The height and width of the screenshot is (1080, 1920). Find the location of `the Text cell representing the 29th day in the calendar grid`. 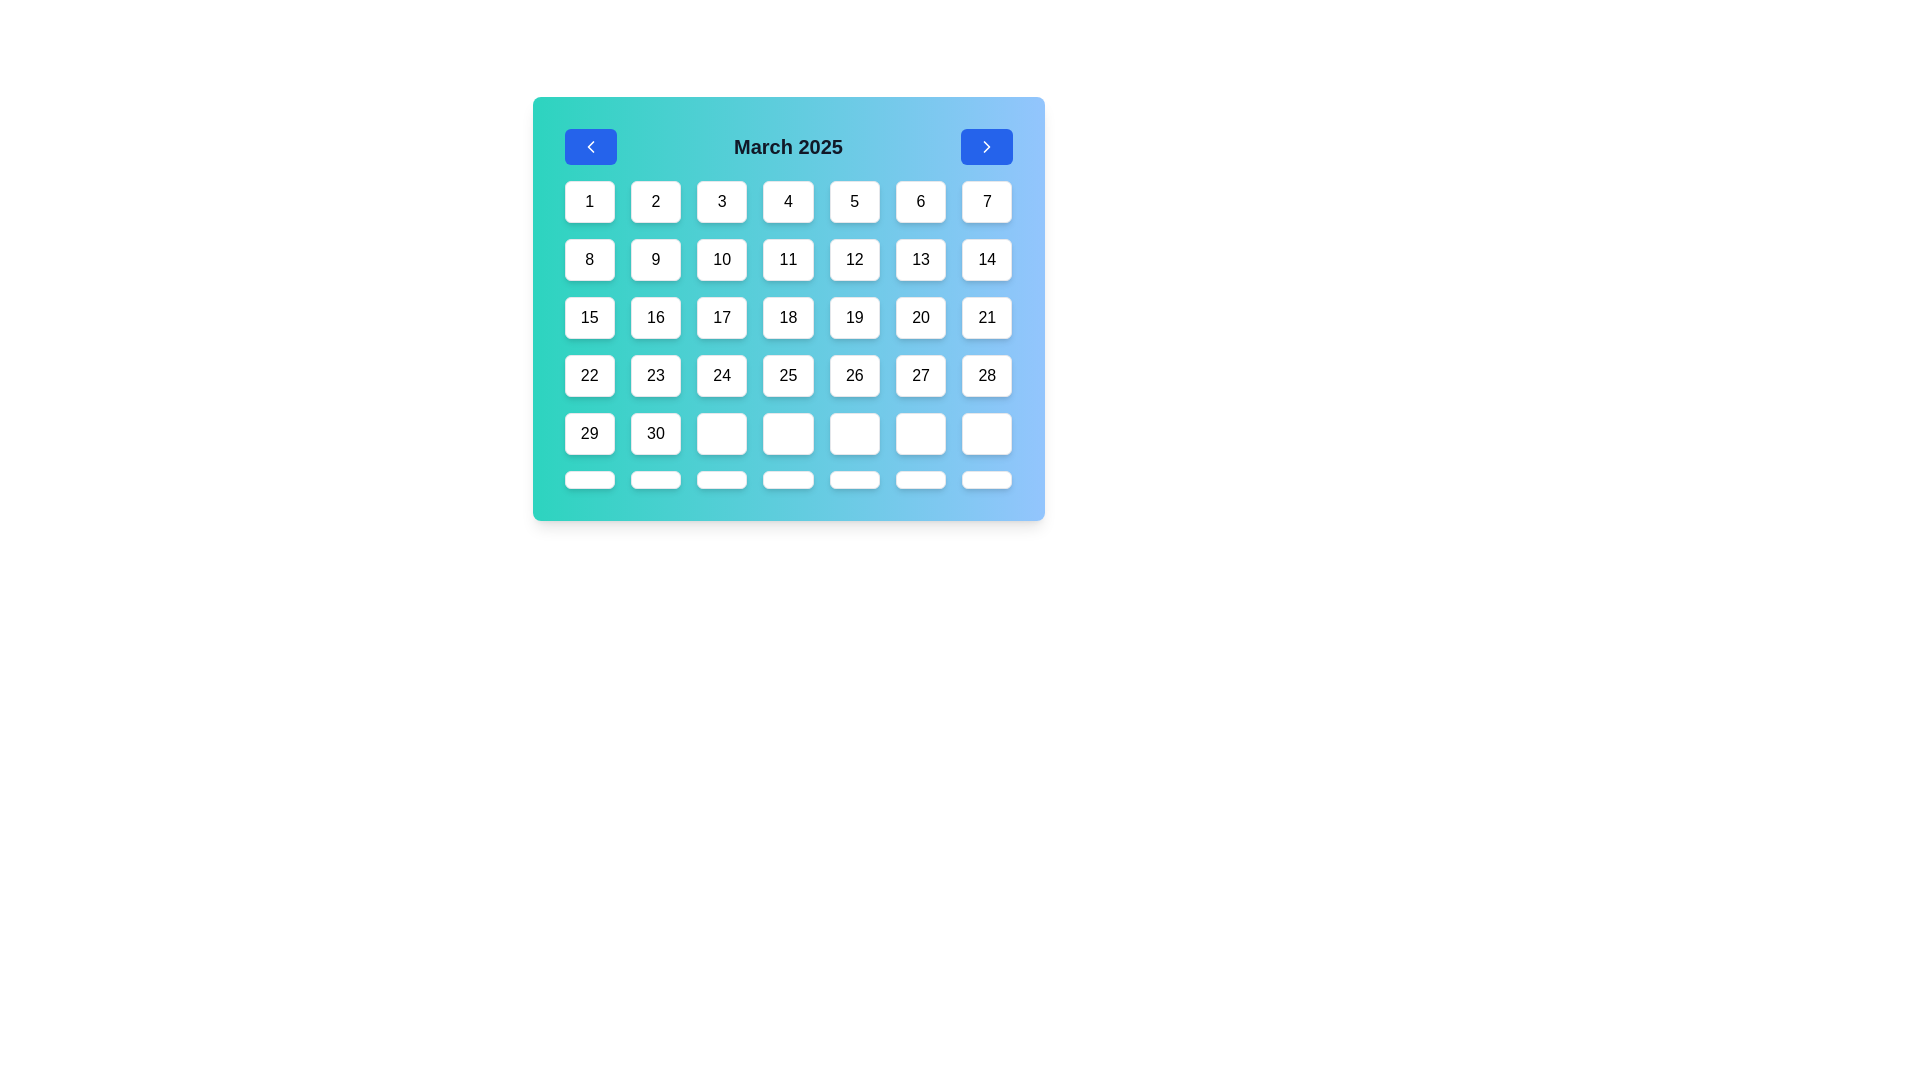

the Text cell representing the 29th day in the calendar grid is located at coordinates (588, 433).